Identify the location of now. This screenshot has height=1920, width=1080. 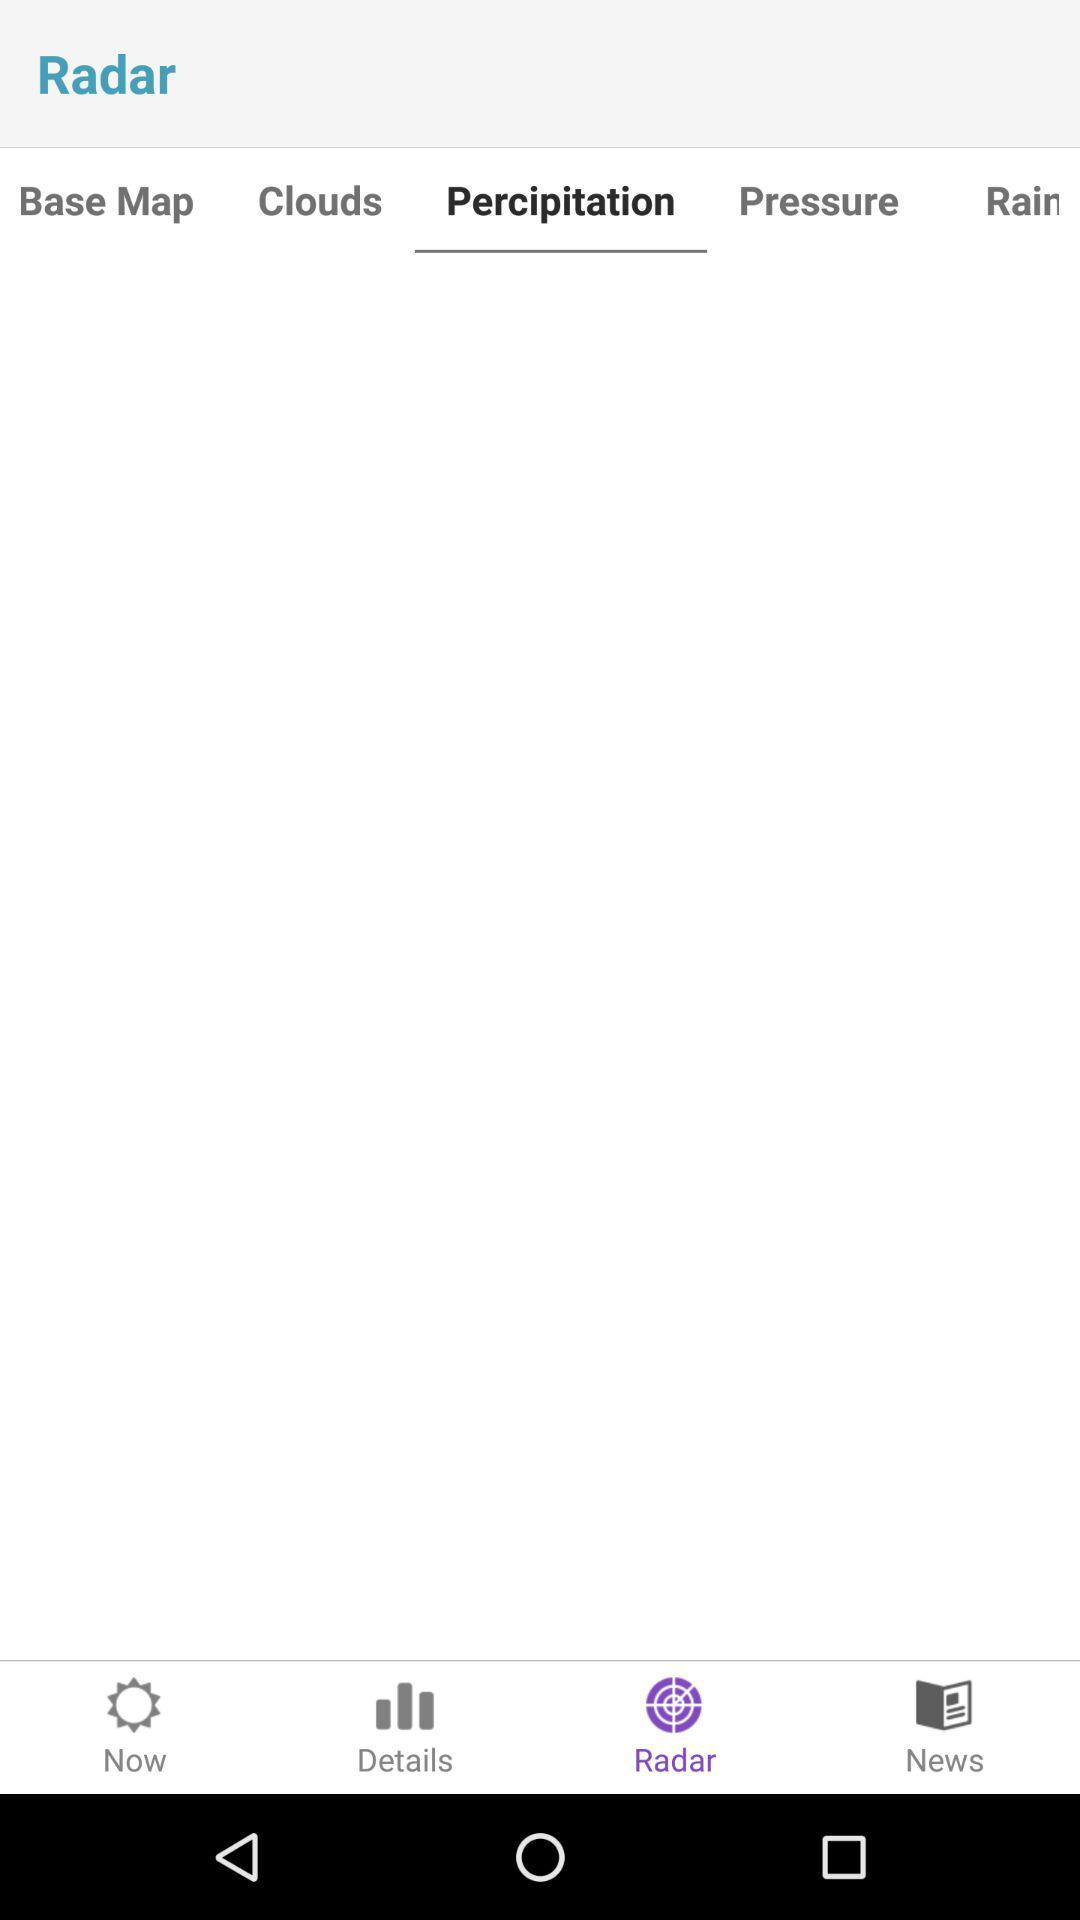
(135, 1726).